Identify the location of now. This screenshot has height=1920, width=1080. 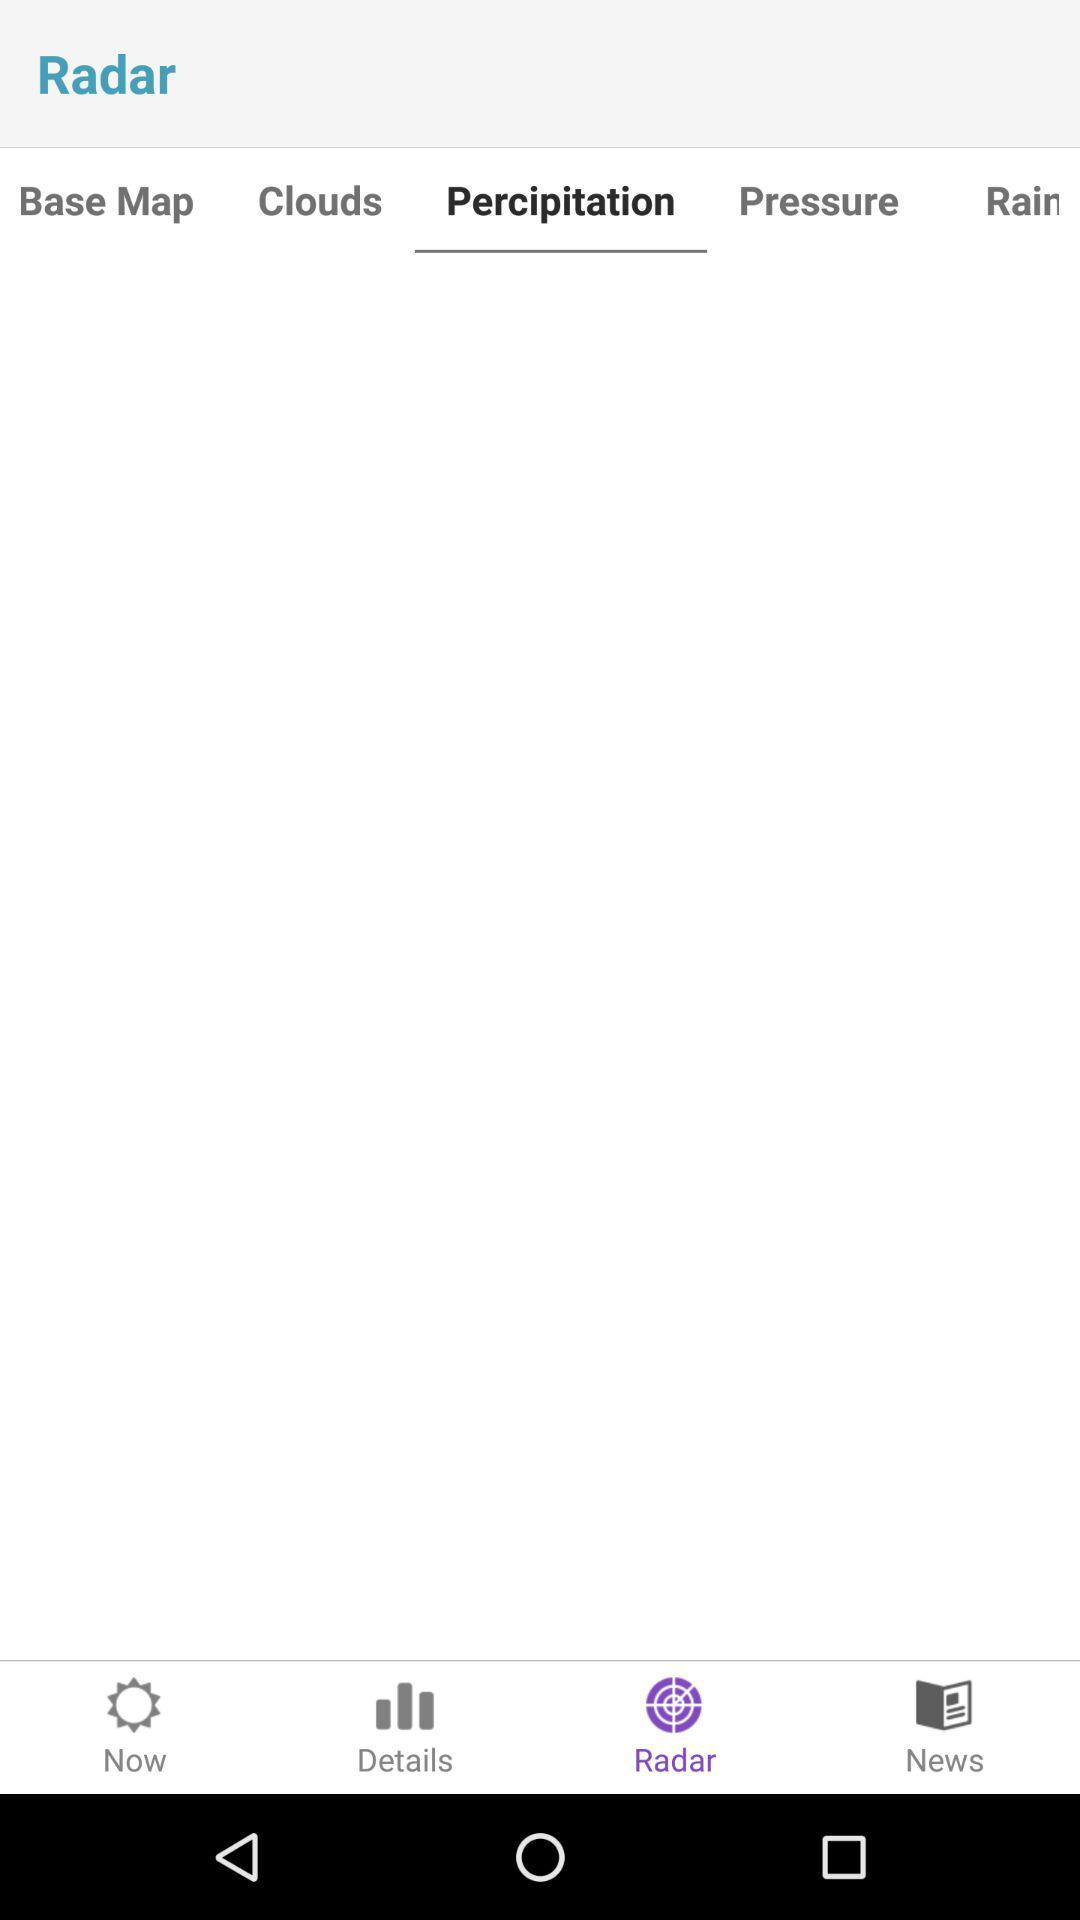
(135, 1726).